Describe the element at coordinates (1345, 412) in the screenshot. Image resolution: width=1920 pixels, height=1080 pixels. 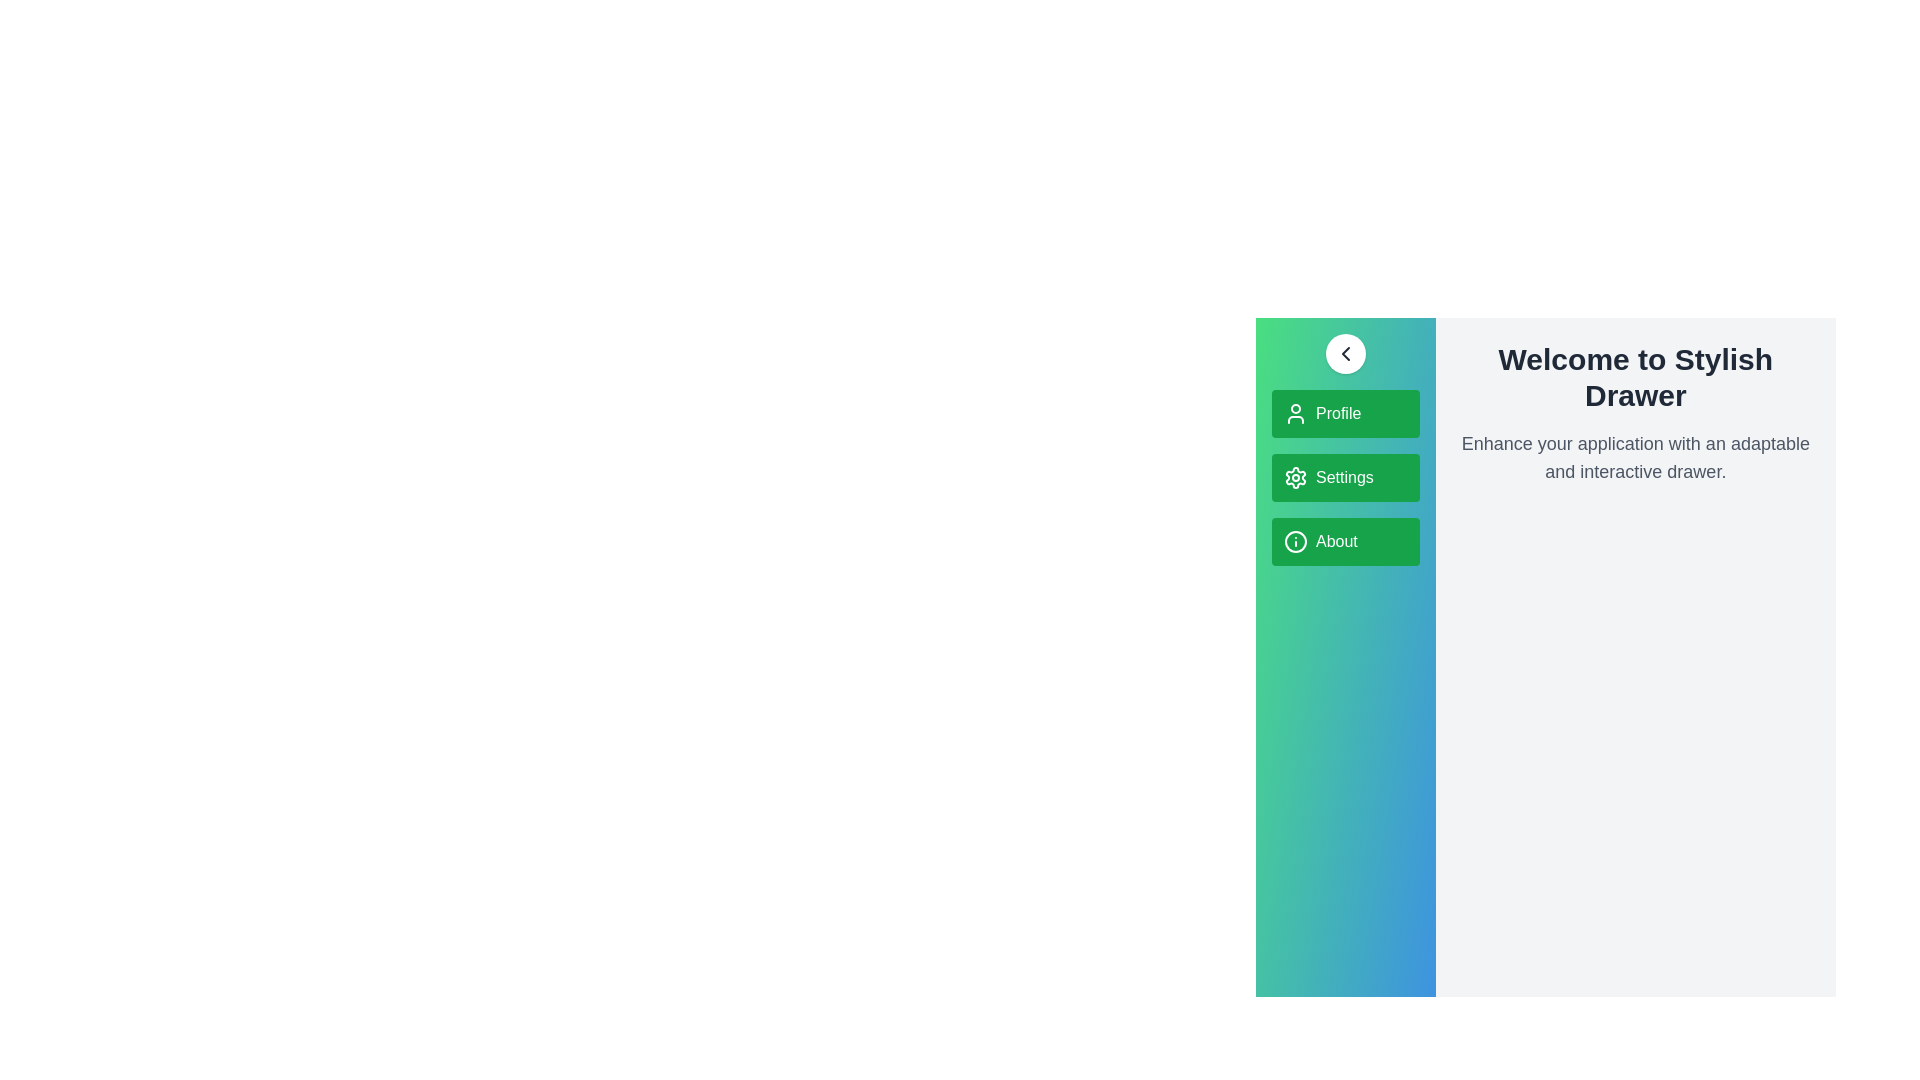
I see `the menu item Profile in the StylishDrawer` at that location.